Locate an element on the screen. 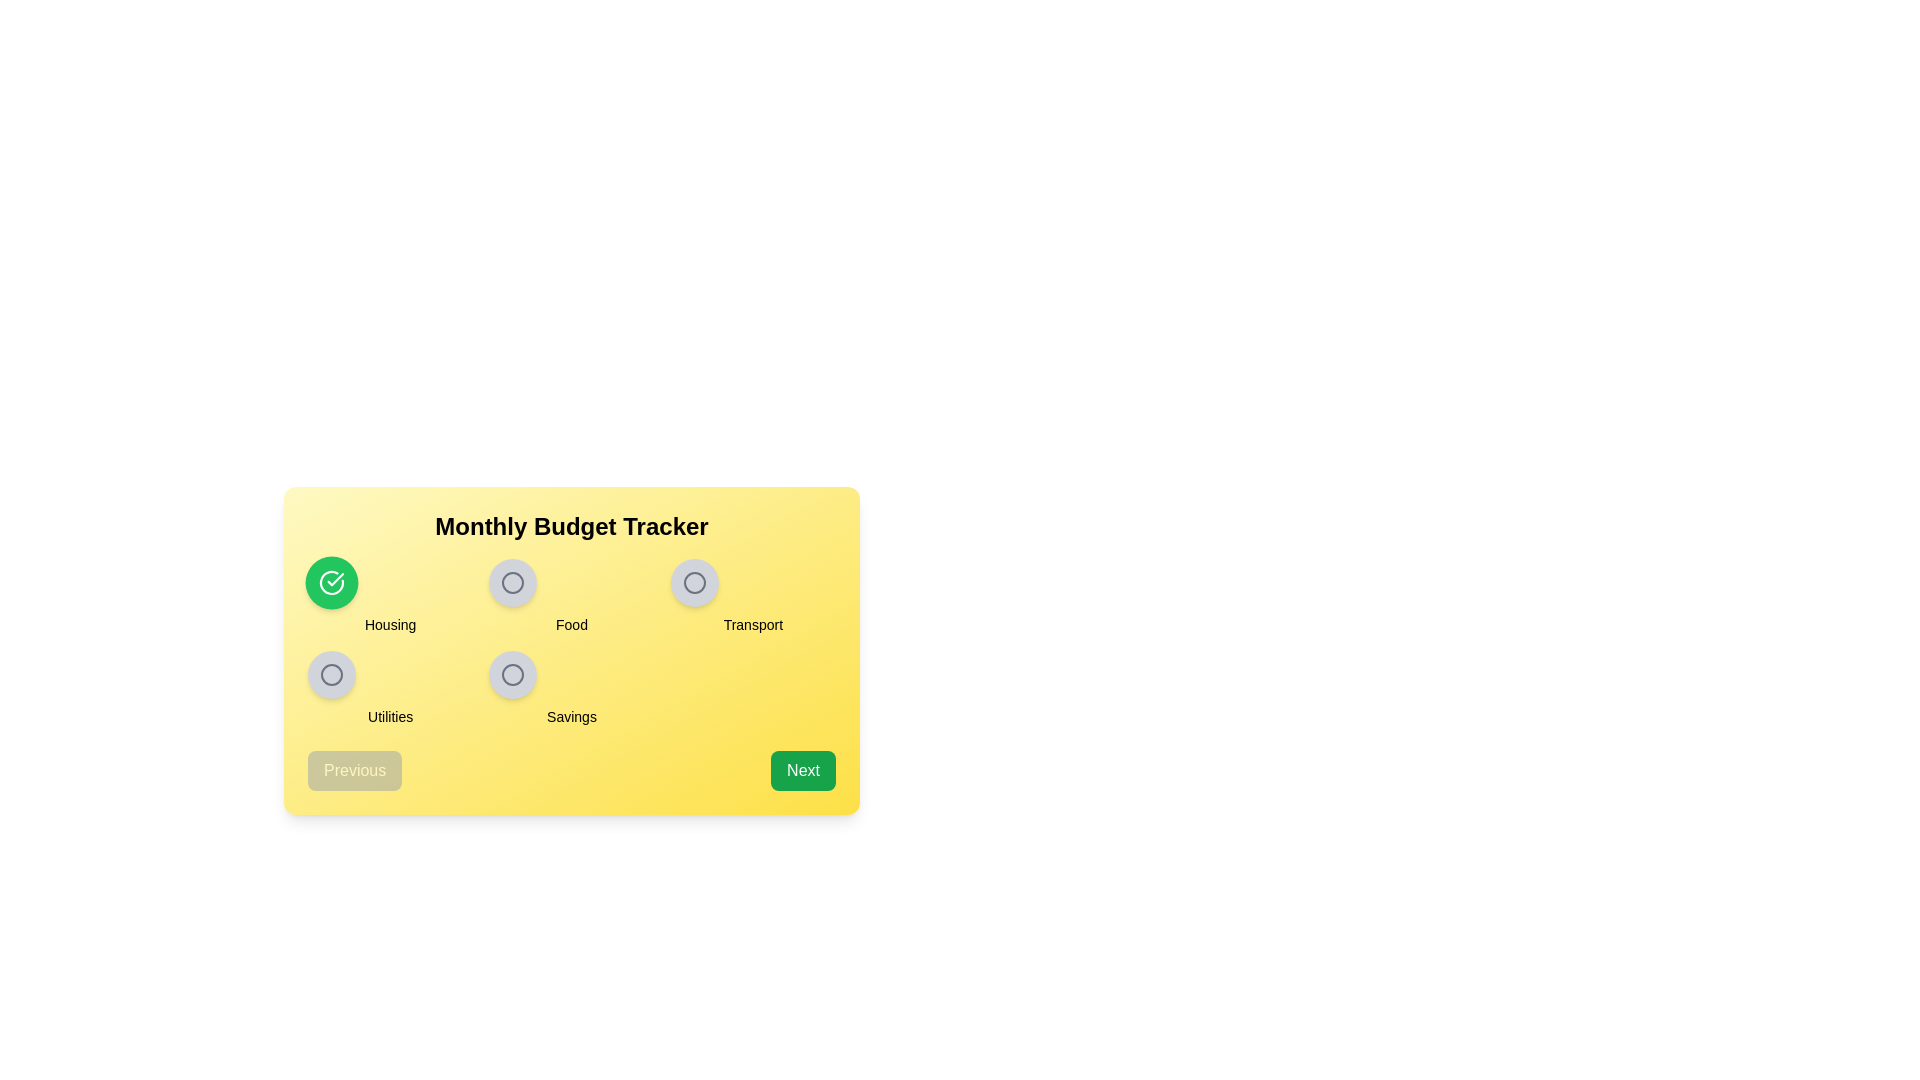 The width and height of the screenshot is (1920, 1080). the 'Housing' text label located in the bottom half of the 'Monthly Budget Tracker' card is located at coordinates (390, 623).